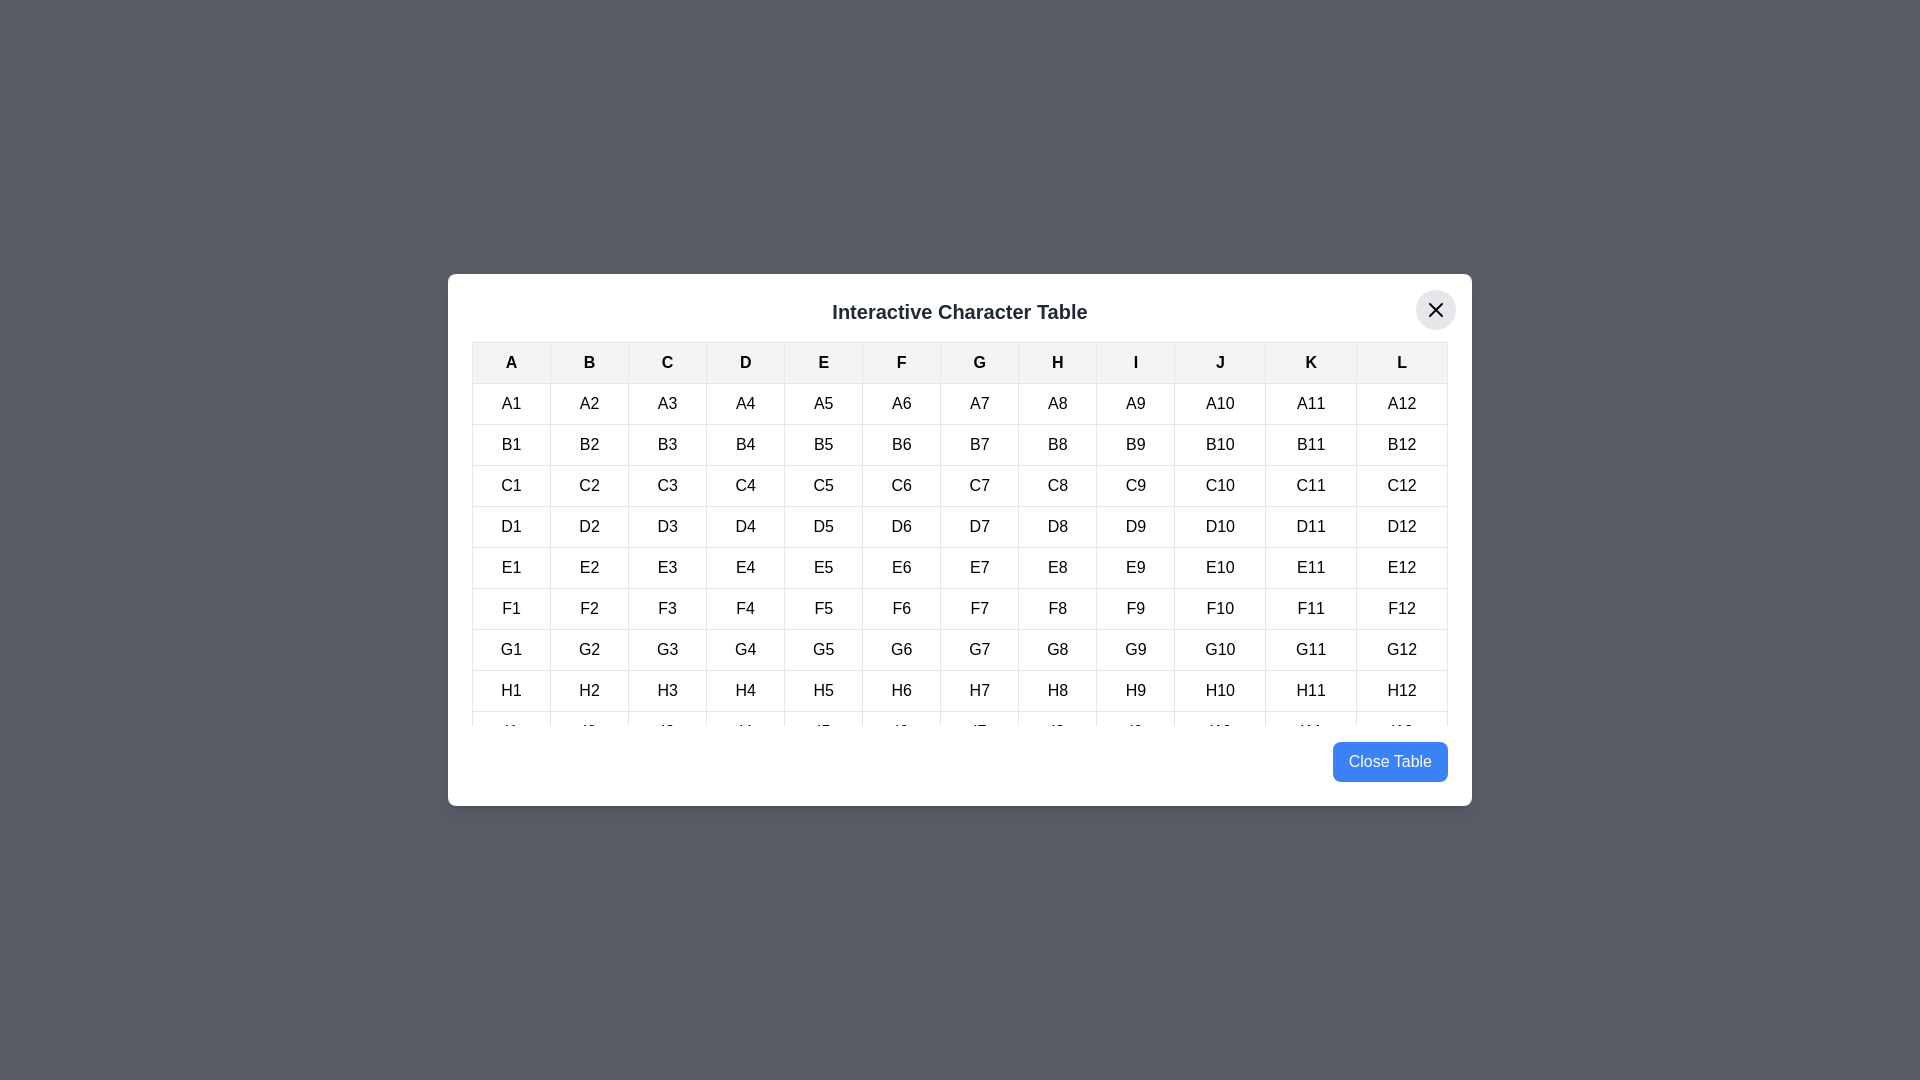 This screenshot has width=1920, height=1080. Describe the element at coordinates (667, 362) in the screenshot. I see `the table header cell labeled C to highlight its column` at that location.